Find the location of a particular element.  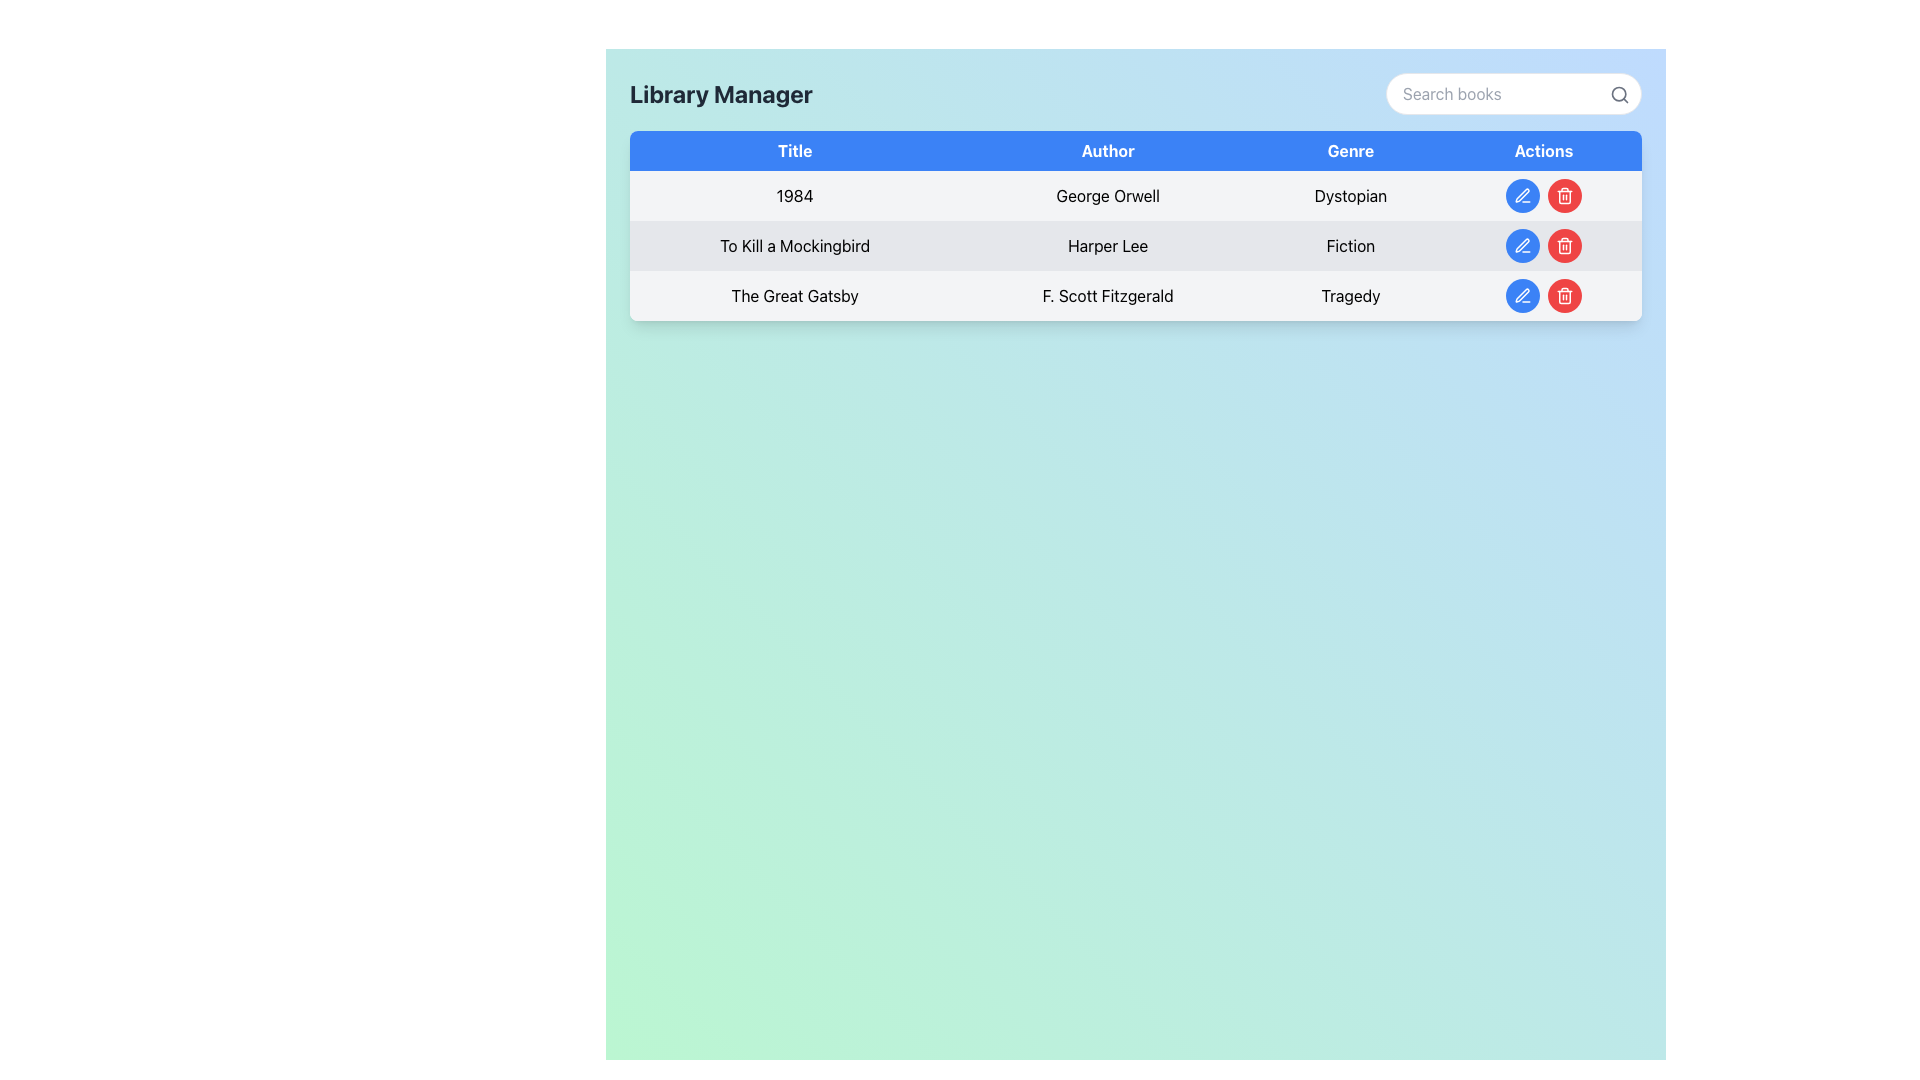

the 'Edit' button located in the 'Actions' column of the second row in the table is located at coordinates (1521, 245).